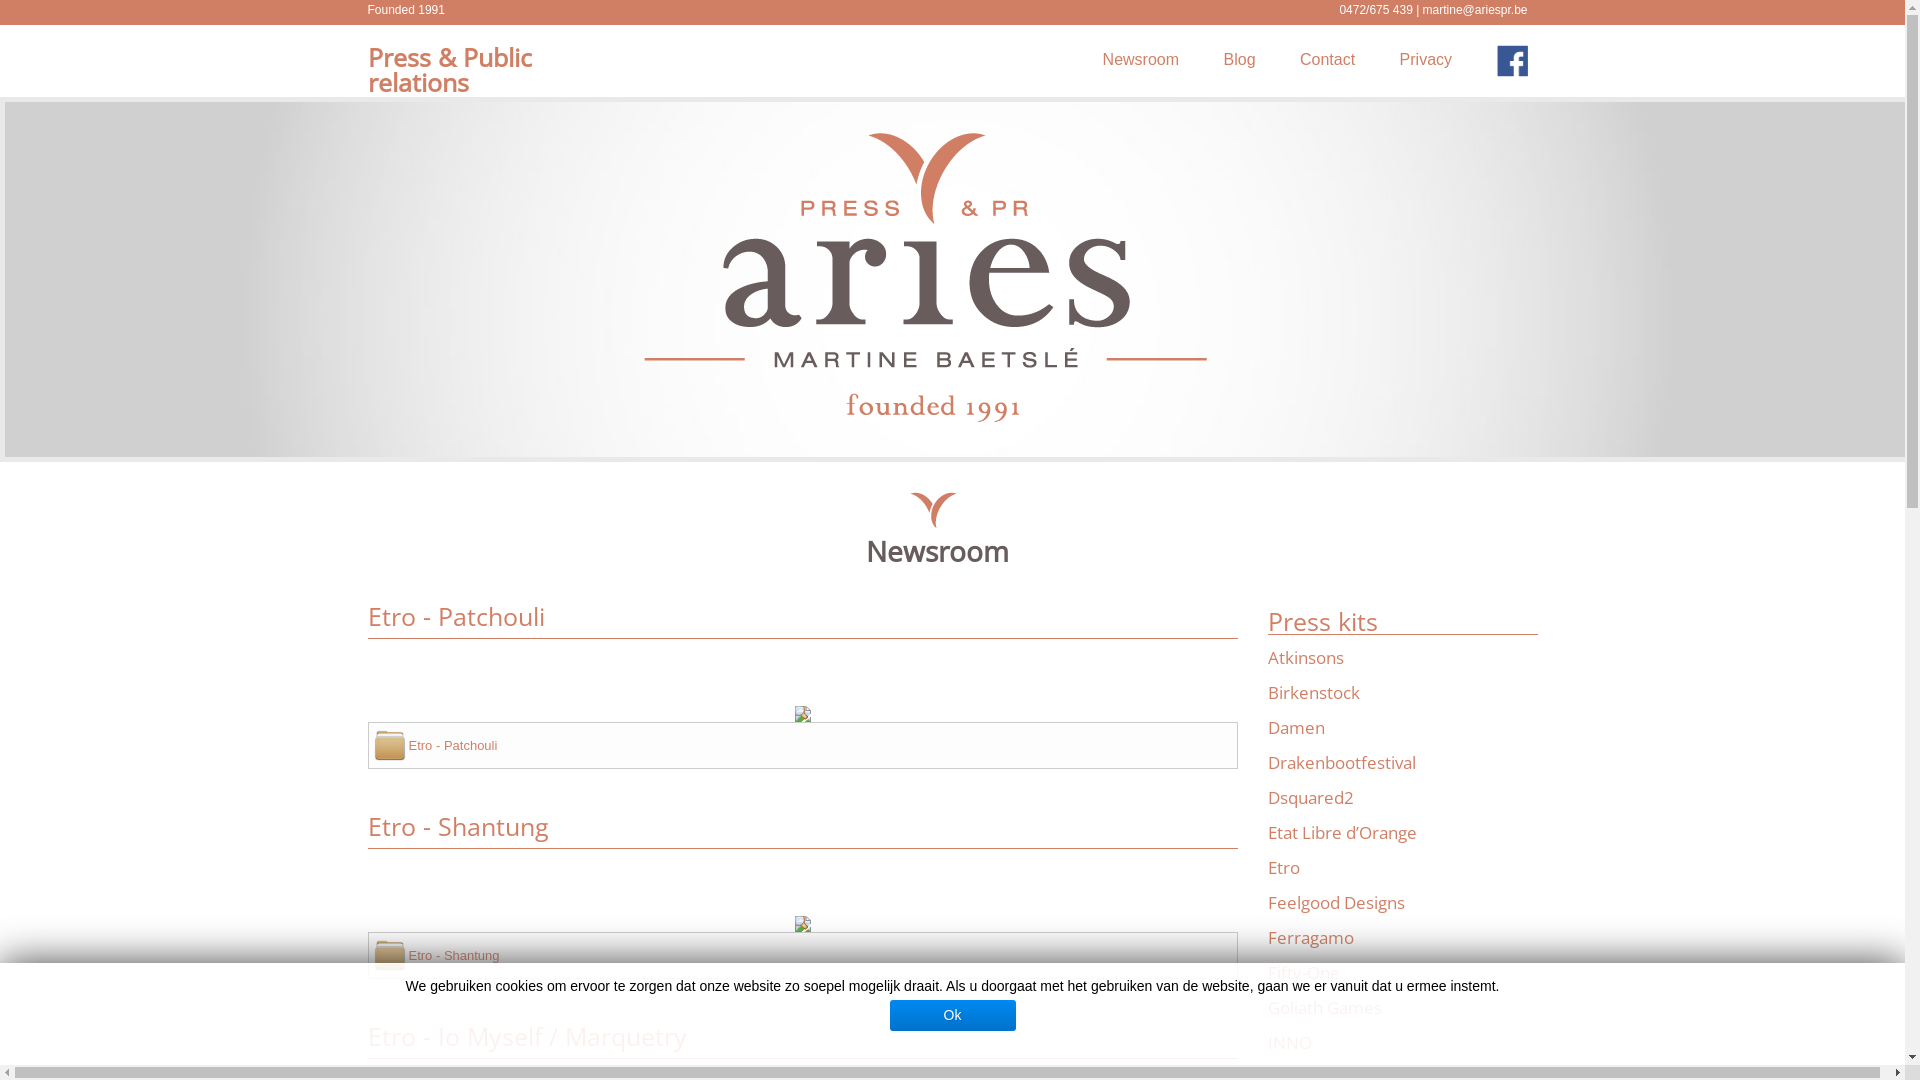 Image resolution: width=1920 pixels, height=1080 pixels. Describe the element at coordinates (1314, 691) in the screenshot. I see `'Birkenstock'` at that location.